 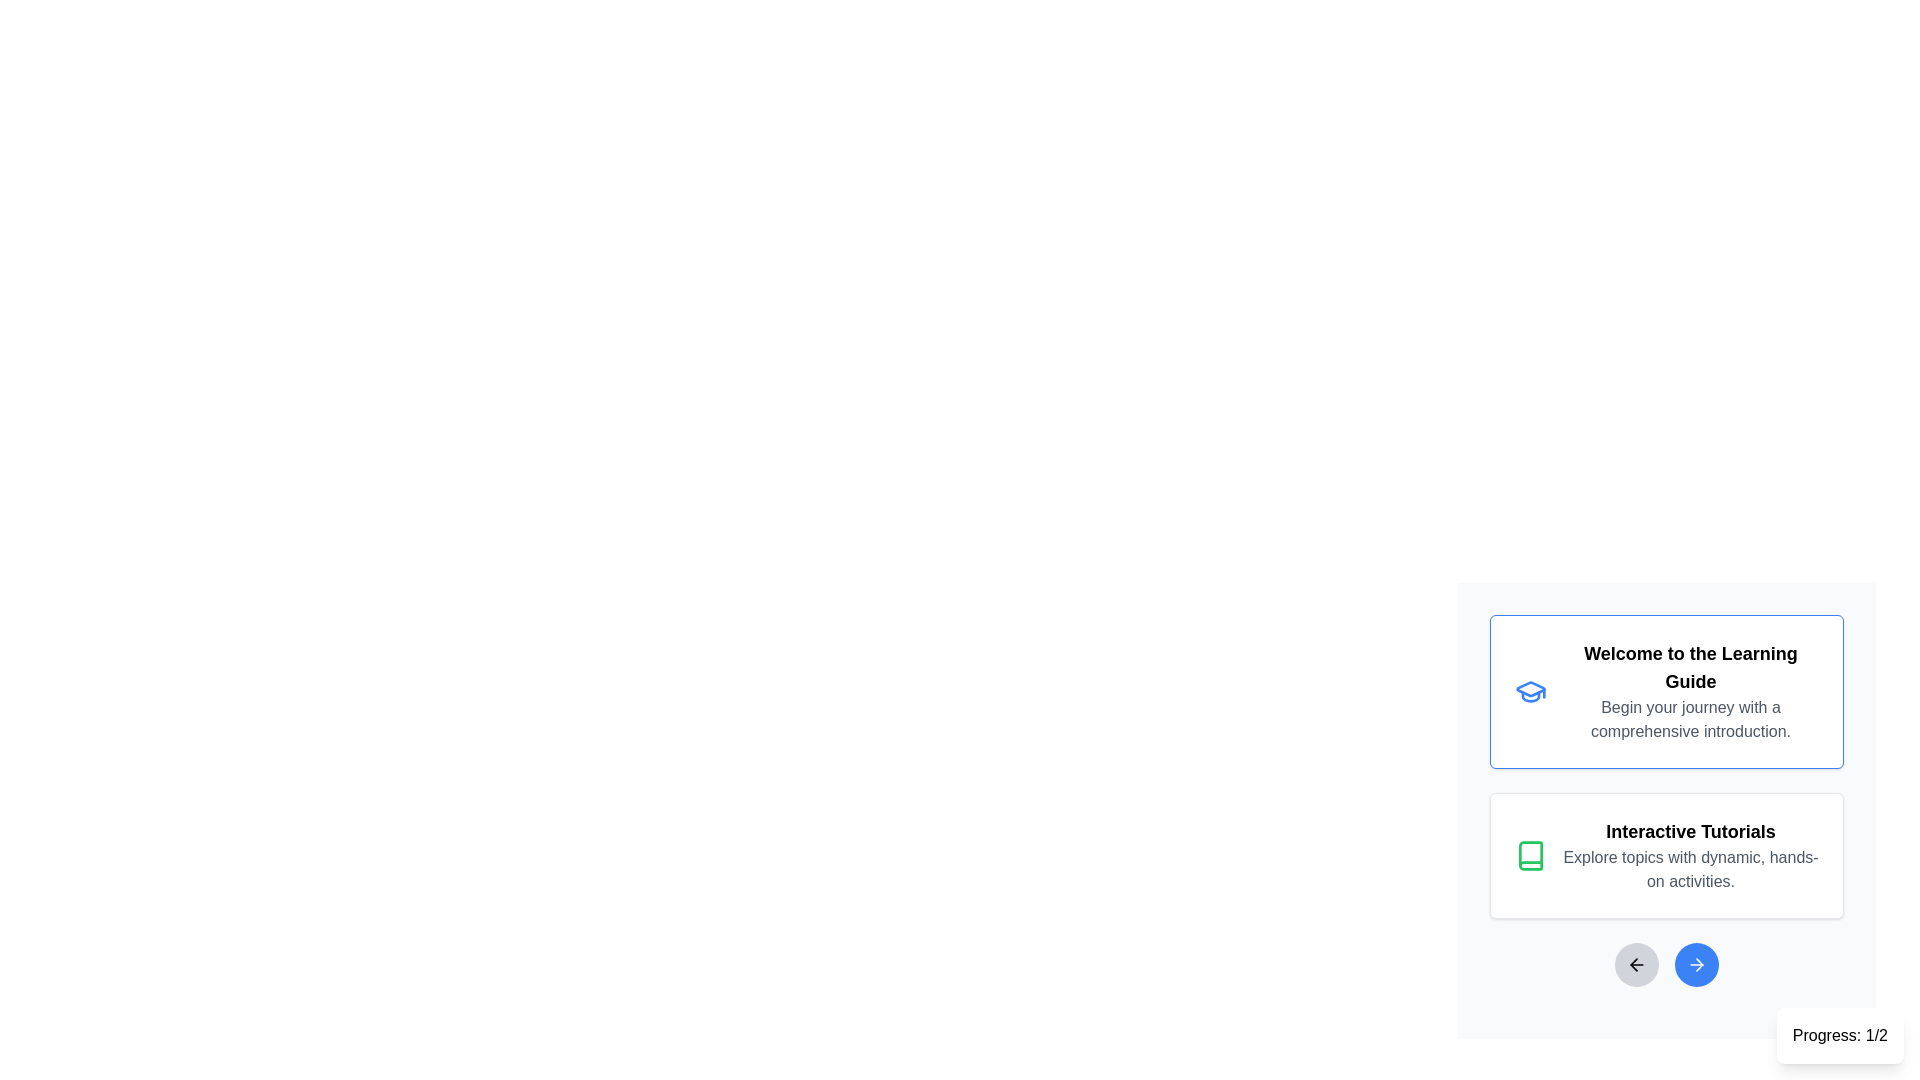 What do you see at coordinates (1530, 688) in the screenshot?
I see `the leftmost part of the 'Welcome to the Learning Guide' icon, which represents the learning guide feature of the interface` at bounding box center [1530, 688].